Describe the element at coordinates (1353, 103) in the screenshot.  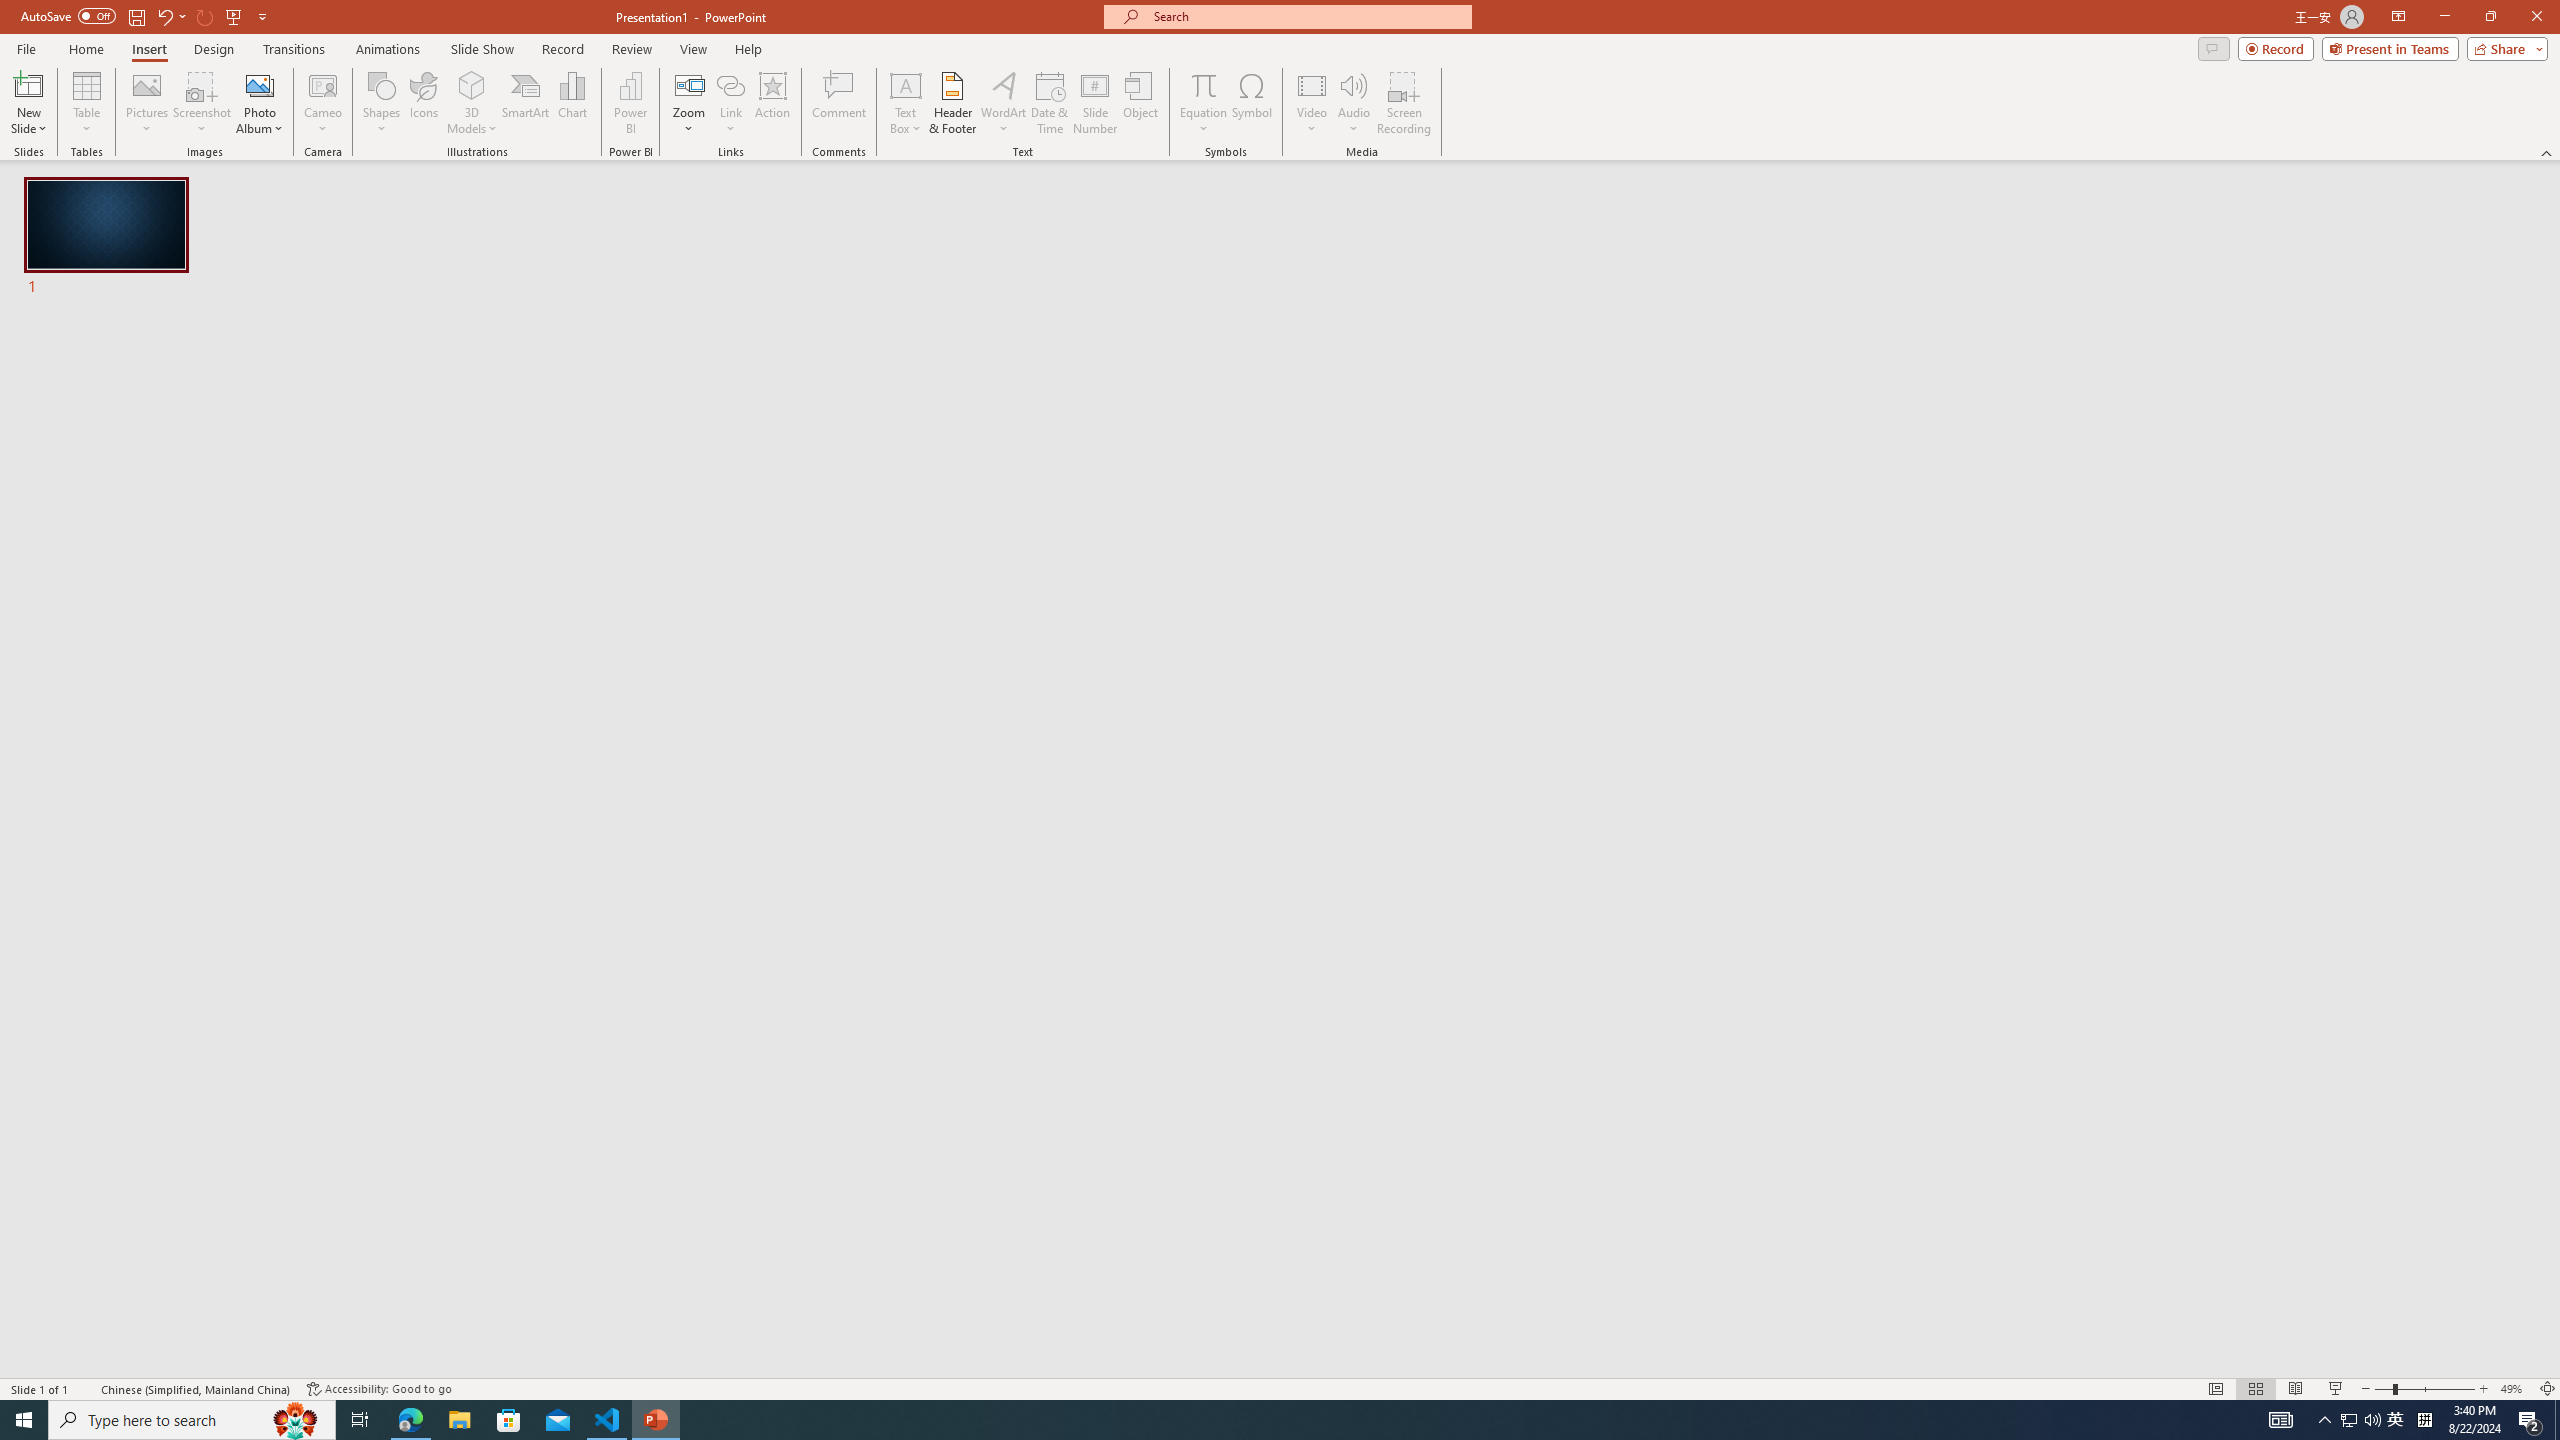
I see `'Audio'` at that location.